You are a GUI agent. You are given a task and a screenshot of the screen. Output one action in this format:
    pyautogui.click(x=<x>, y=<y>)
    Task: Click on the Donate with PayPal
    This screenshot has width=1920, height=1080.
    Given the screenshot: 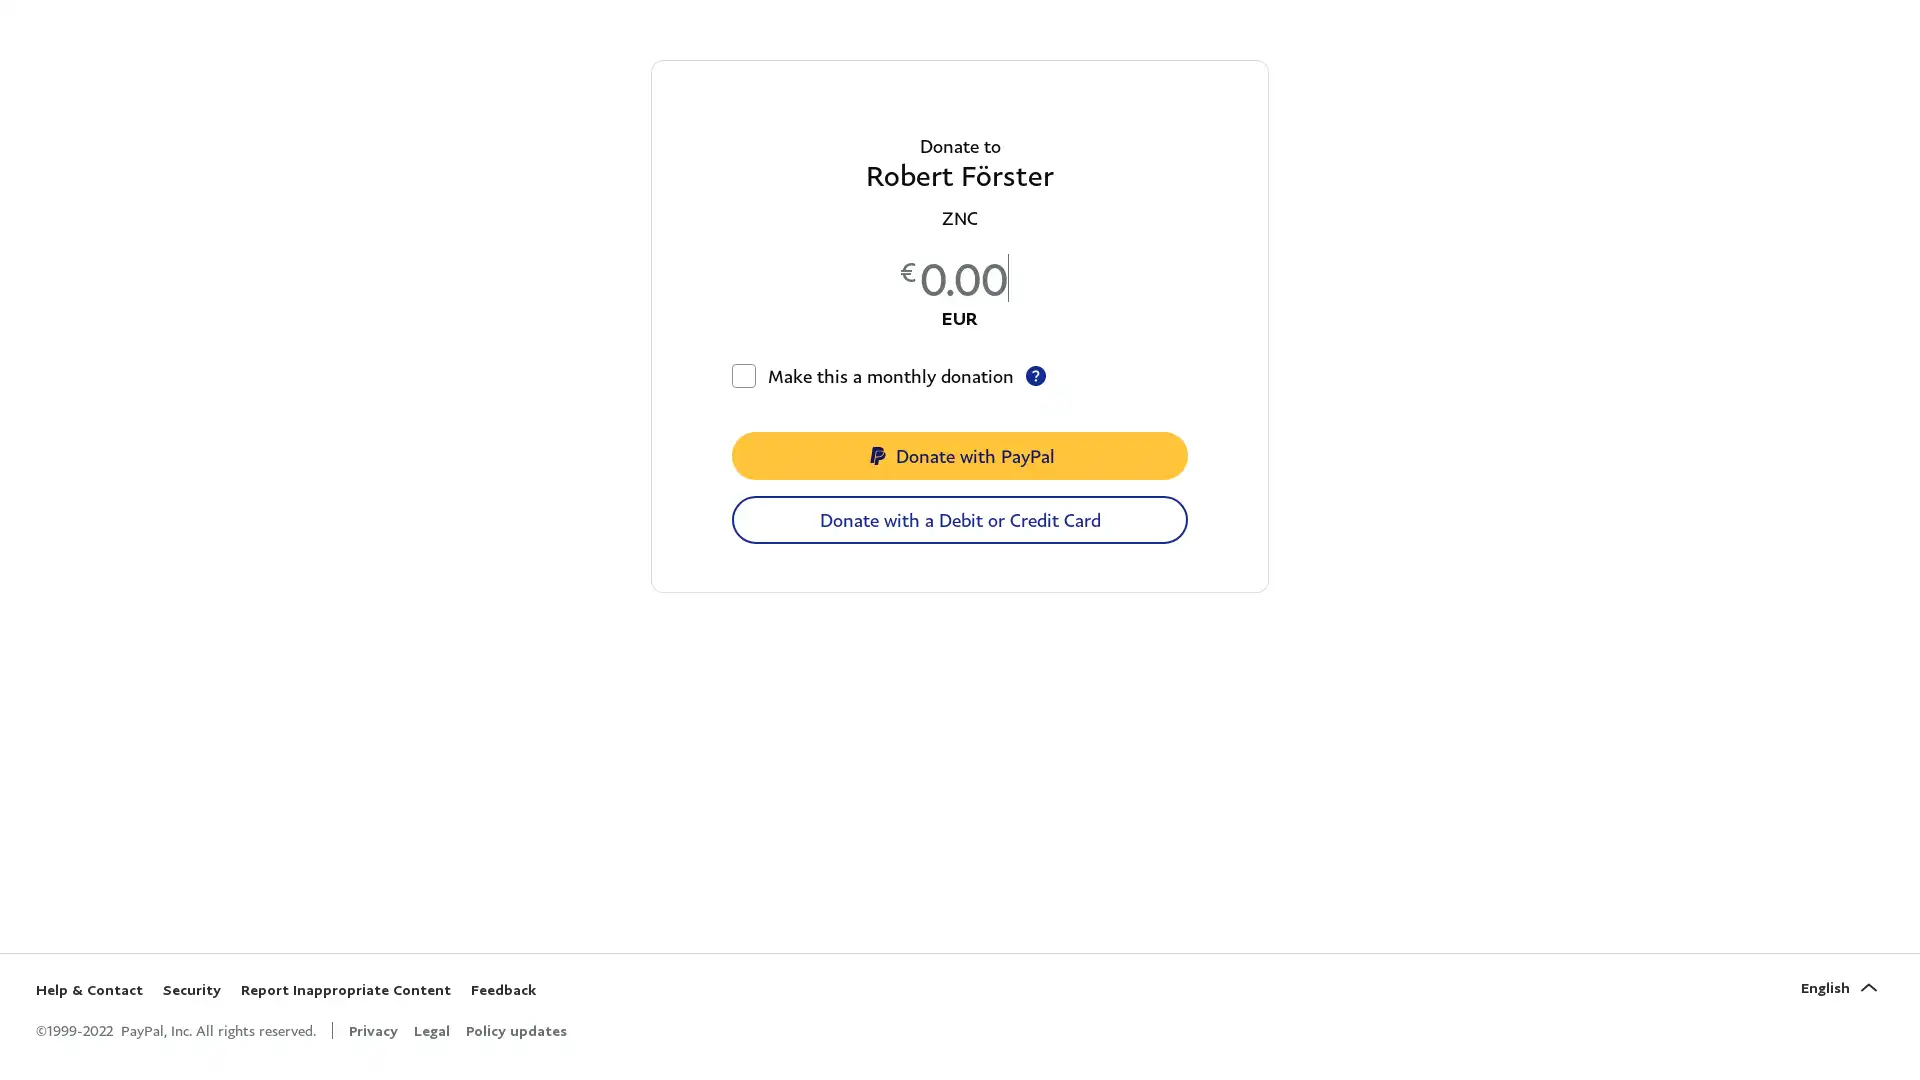 What is the action you would take?
    pyautogui.click(x=960, y=455)
    